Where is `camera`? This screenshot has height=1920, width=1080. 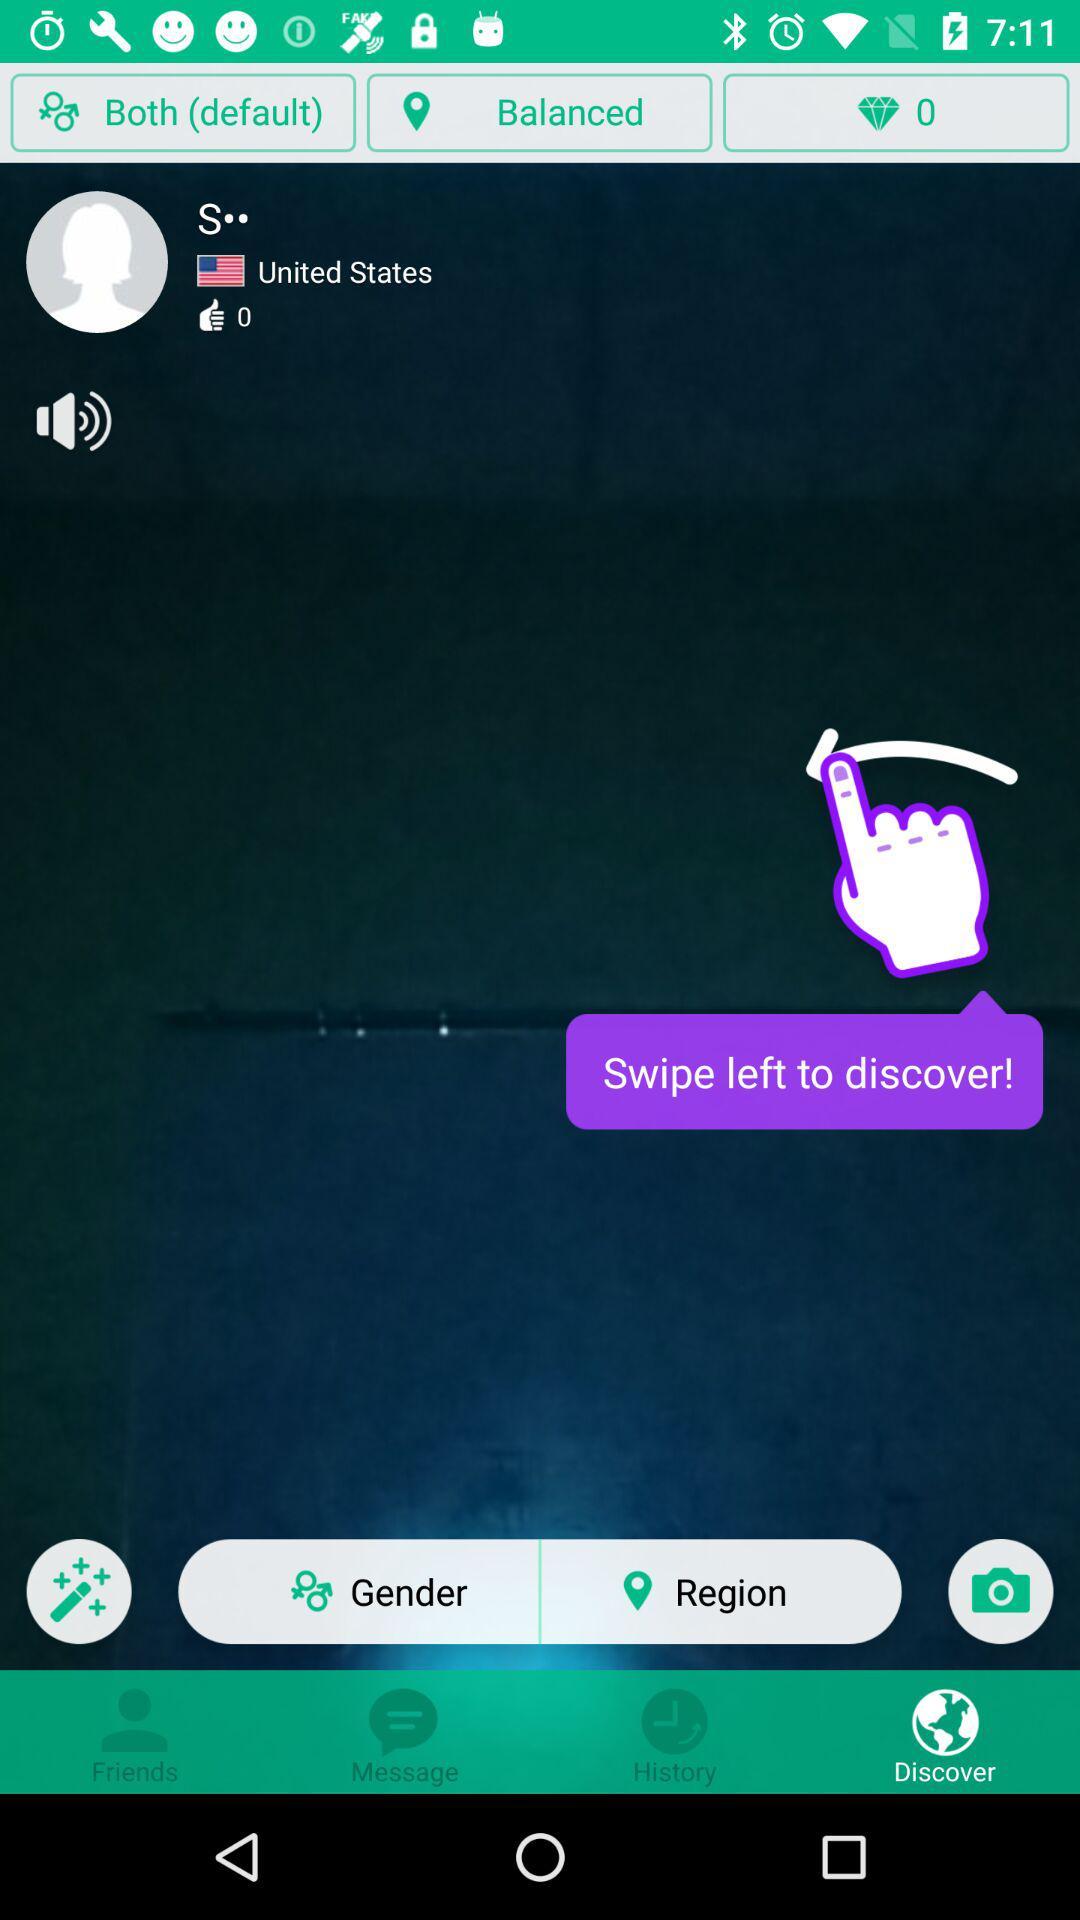 camera is located at coordinates (1000, 1604).